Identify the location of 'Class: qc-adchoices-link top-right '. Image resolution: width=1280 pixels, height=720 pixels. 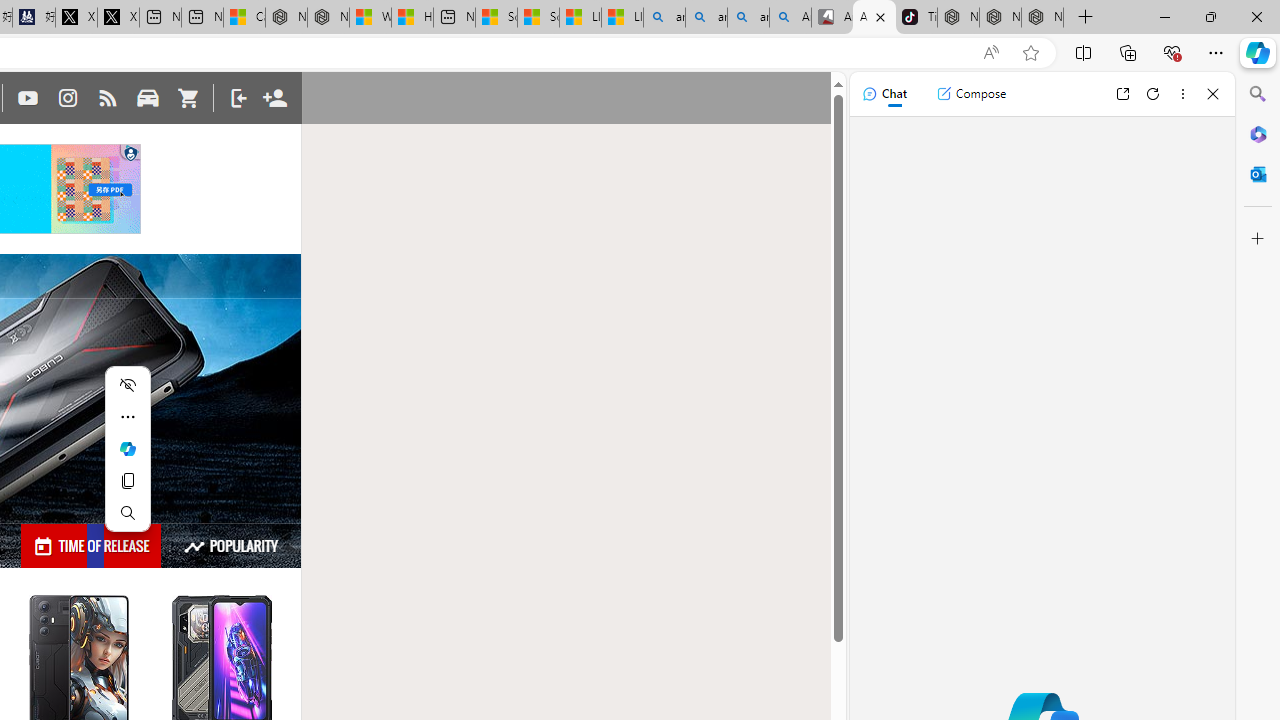
(130, 150).